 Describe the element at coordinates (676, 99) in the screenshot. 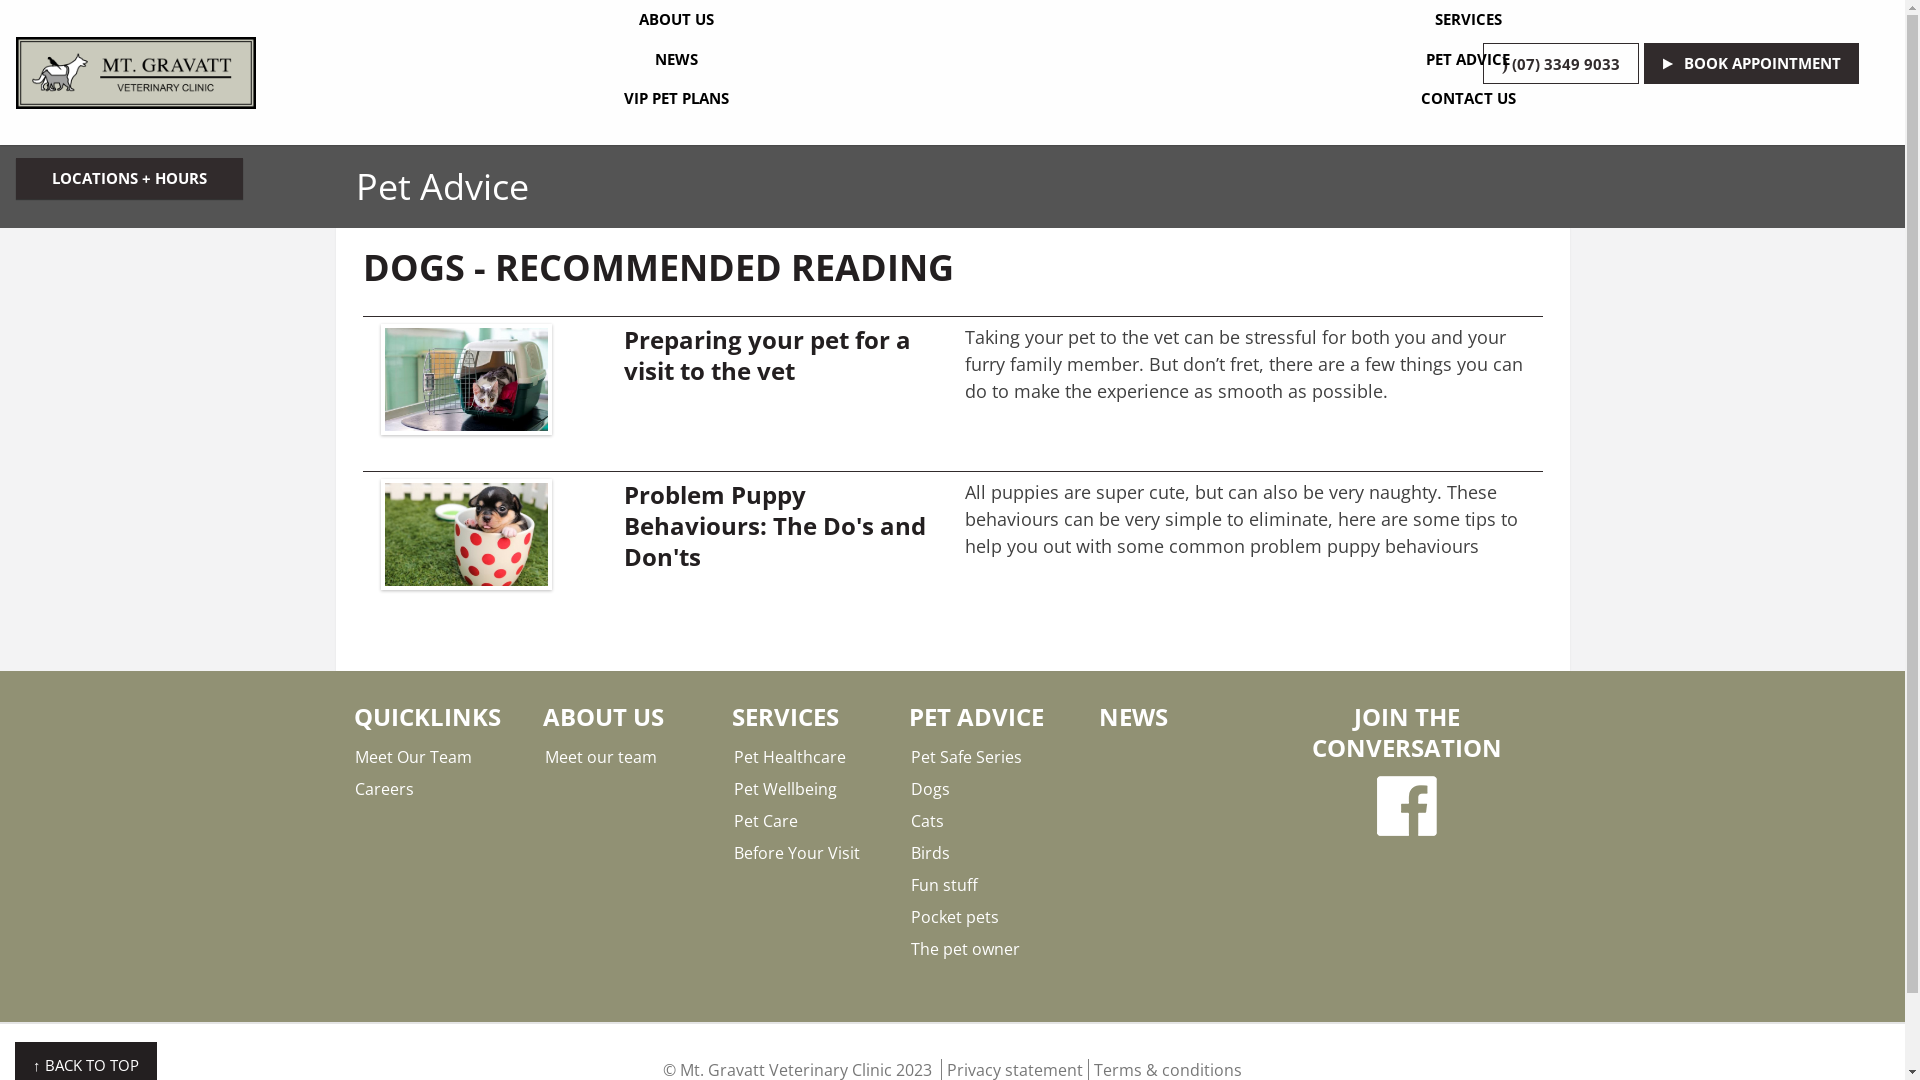

I see `'VIP PET PLANS'` at that location.